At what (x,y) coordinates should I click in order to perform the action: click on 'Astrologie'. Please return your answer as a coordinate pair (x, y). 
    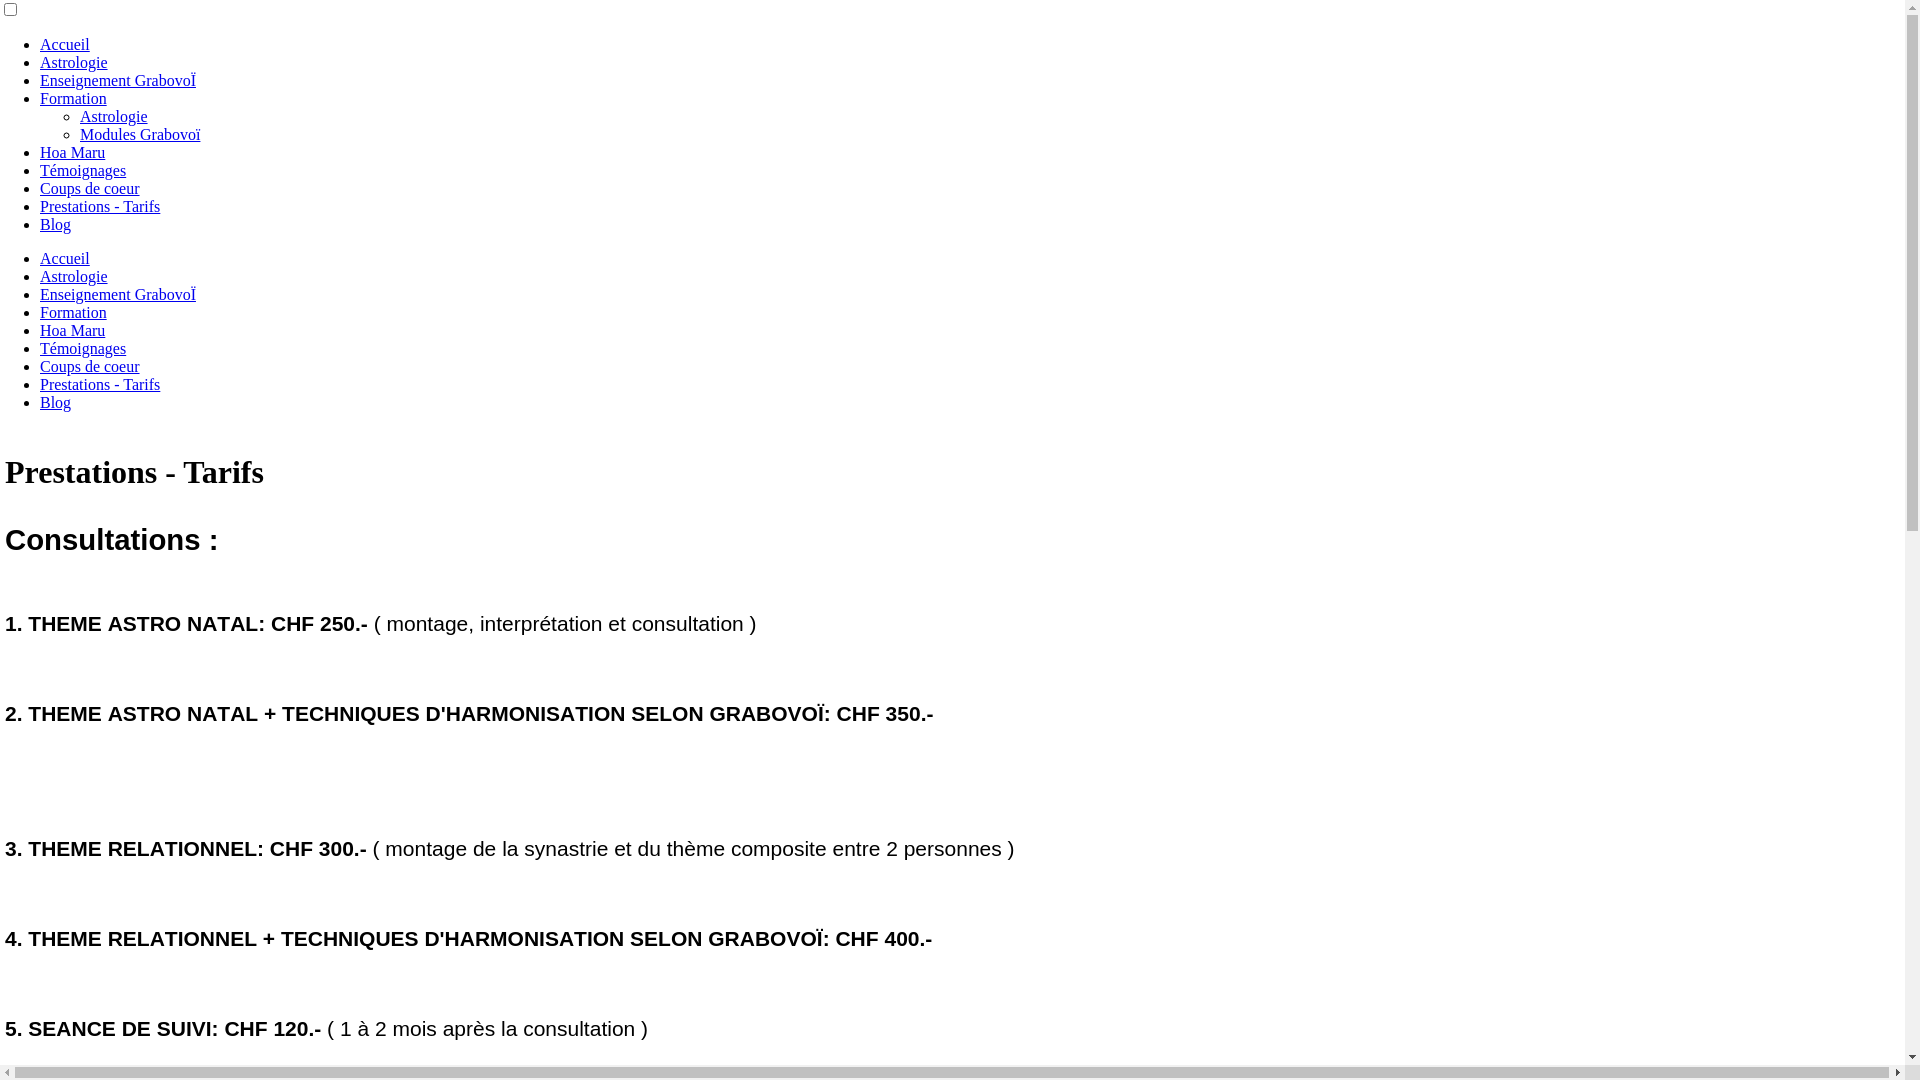
    Looking at the image, I should click on (113, 116).